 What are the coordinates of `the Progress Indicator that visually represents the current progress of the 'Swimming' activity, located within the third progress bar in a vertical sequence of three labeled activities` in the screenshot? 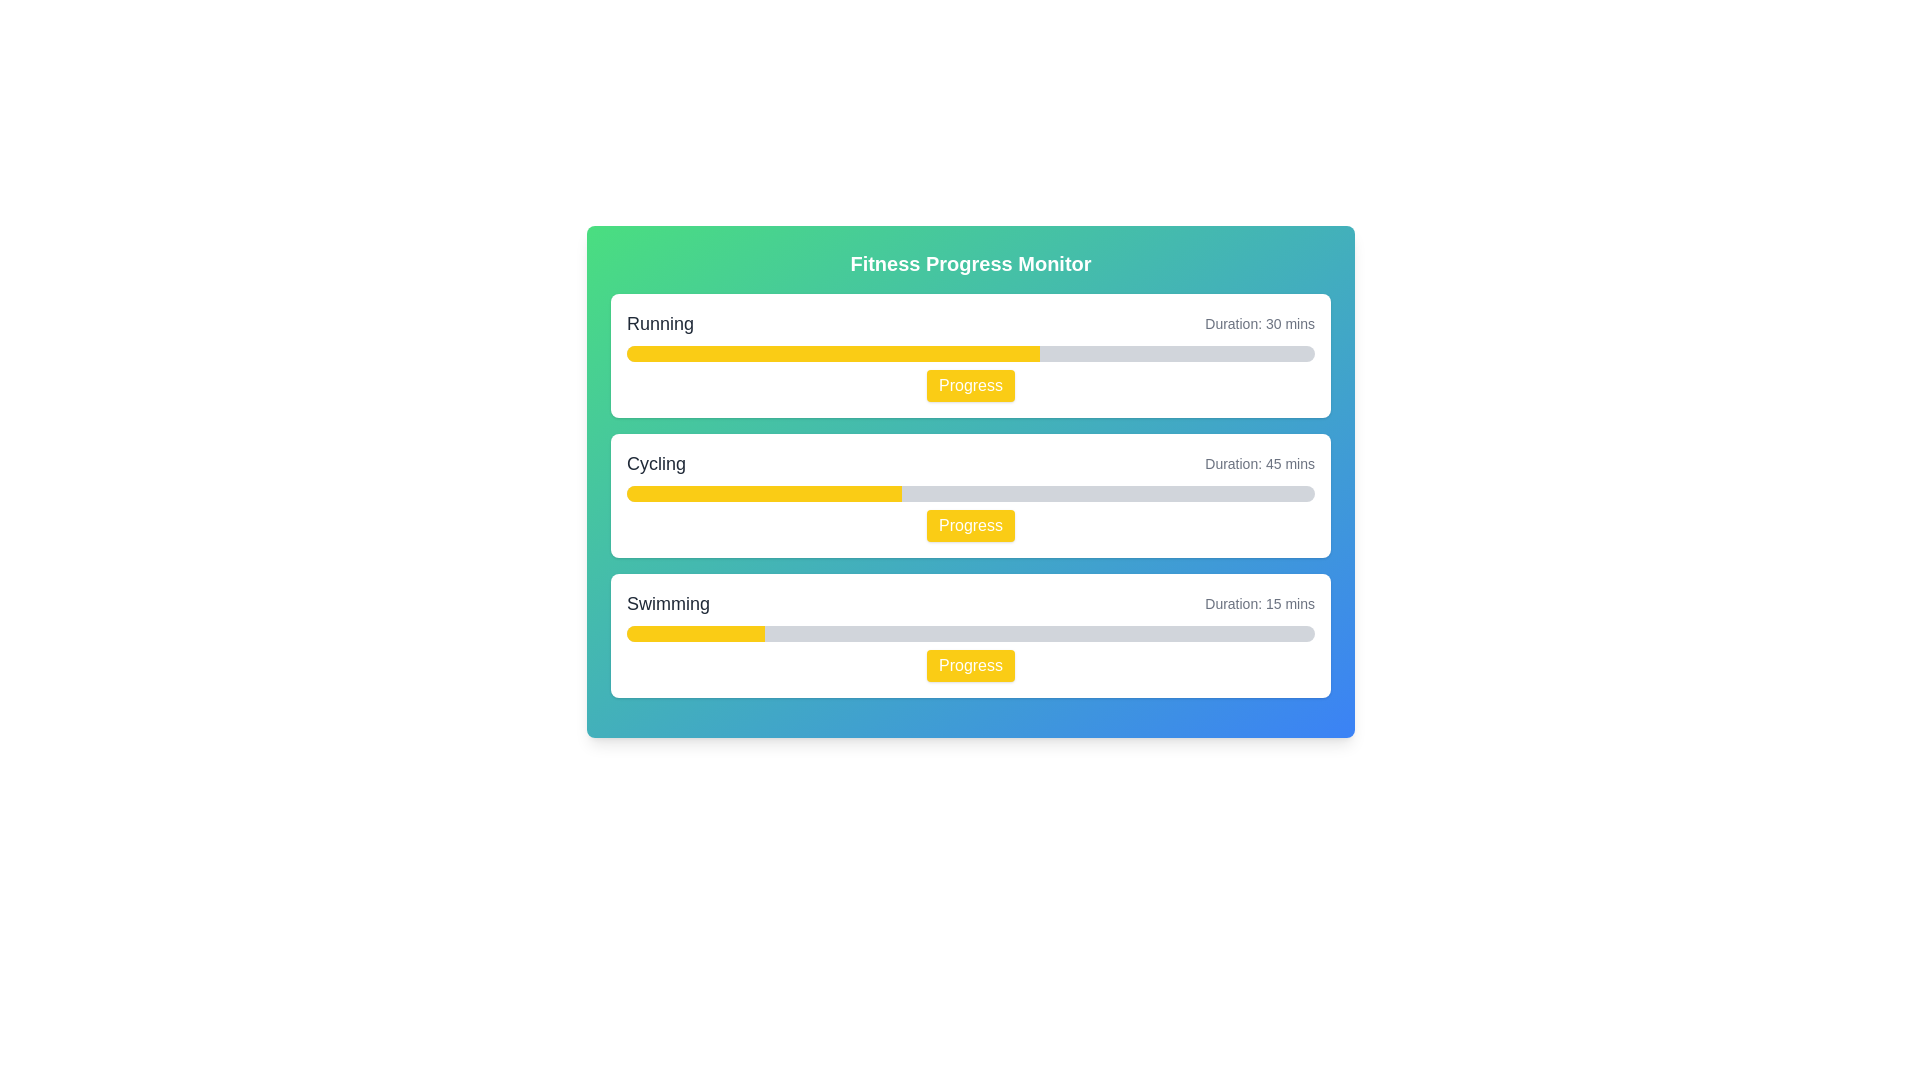 It's located at (695, 633).